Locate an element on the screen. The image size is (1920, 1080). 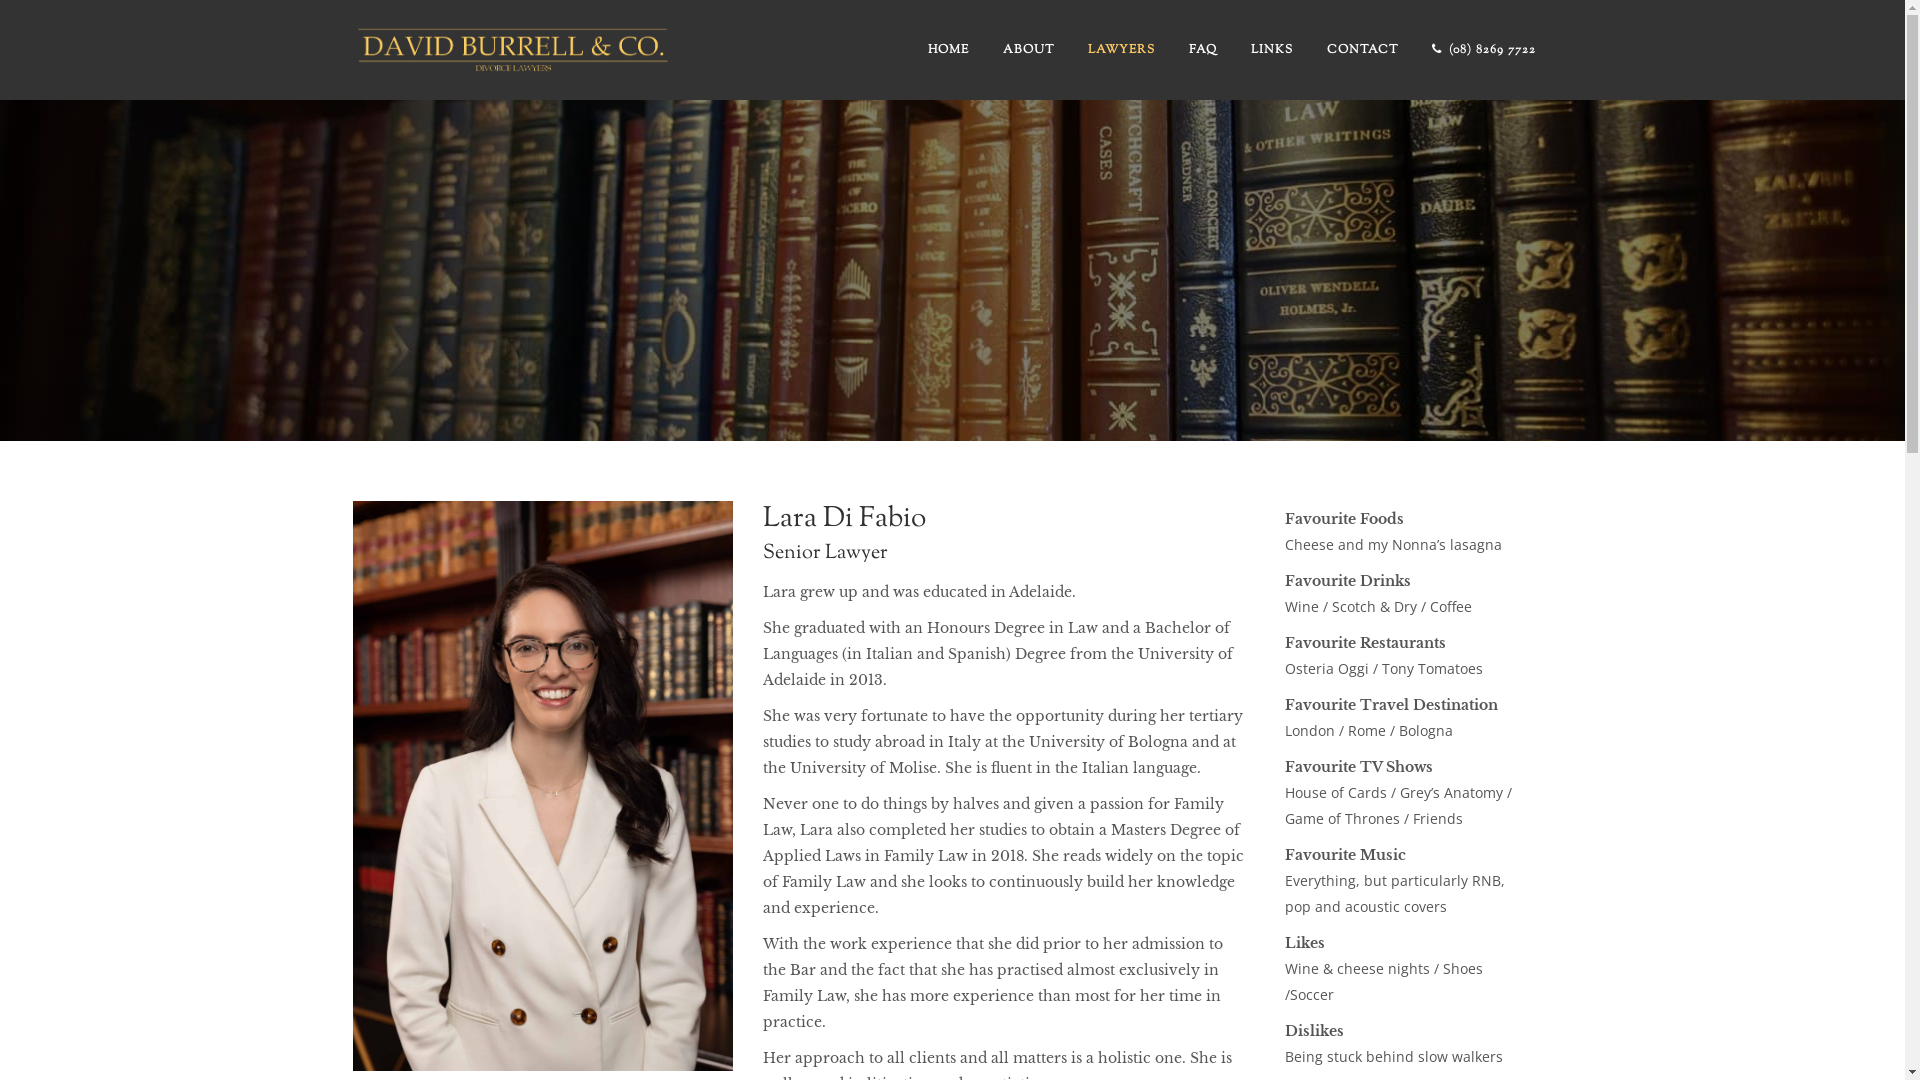
'FAQ' is located at coordinates (1202, 49).